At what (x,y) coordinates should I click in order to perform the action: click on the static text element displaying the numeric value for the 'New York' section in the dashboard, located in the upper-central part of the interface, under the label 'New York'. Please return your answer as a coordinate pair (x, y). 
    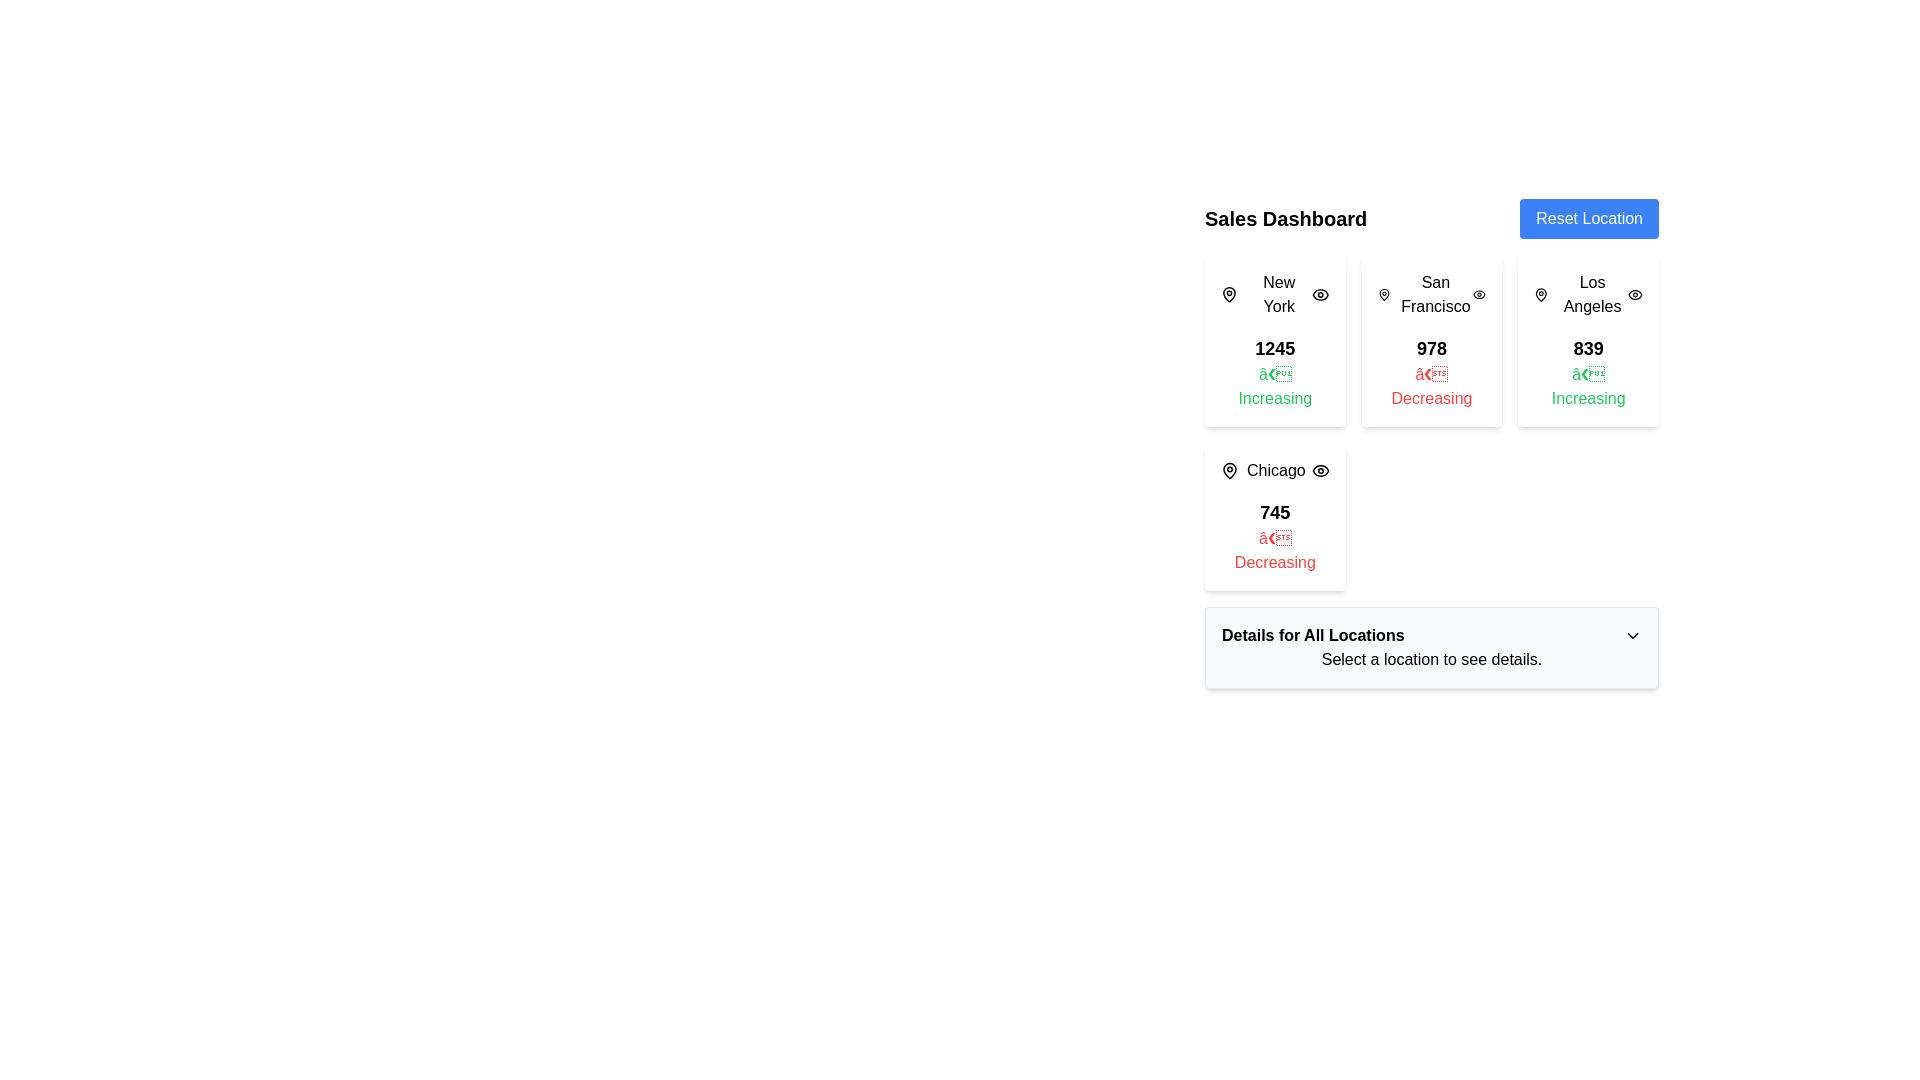
    Looking at the image, I should click on (1274, 347).